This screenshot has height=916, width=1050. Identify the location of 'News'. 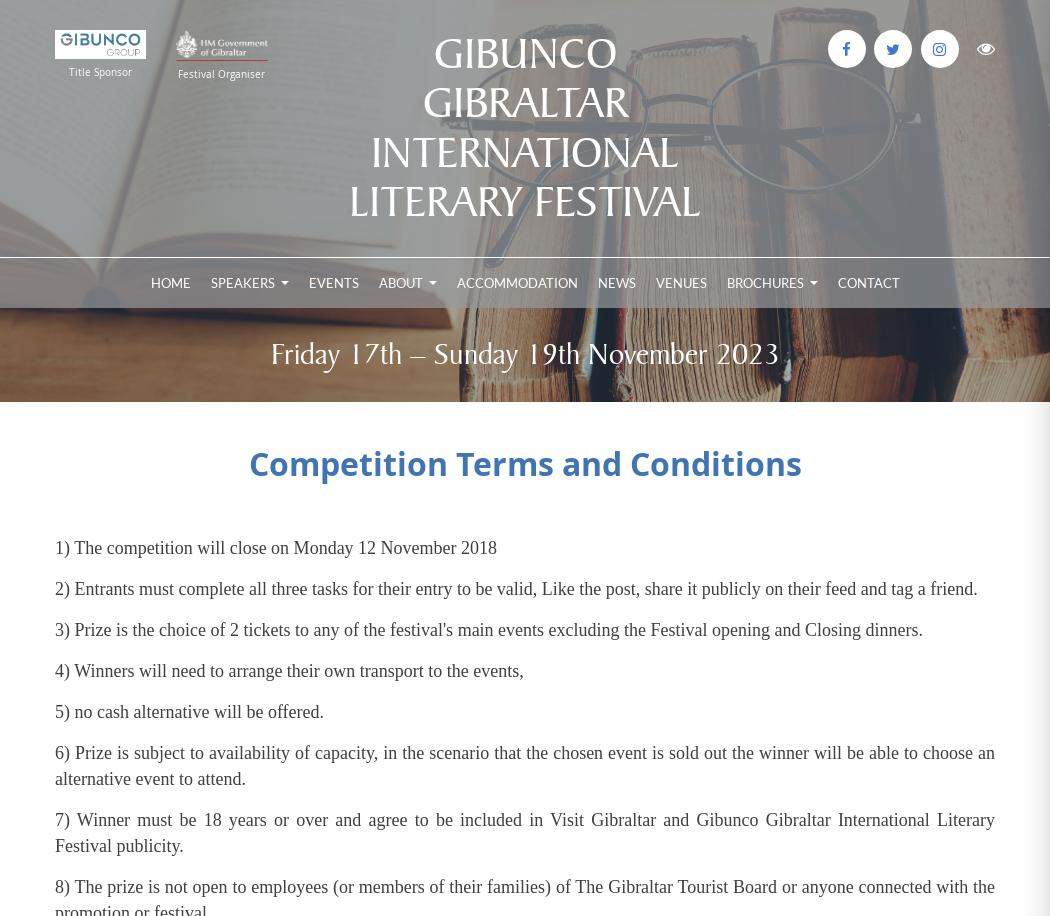
(616, 283).